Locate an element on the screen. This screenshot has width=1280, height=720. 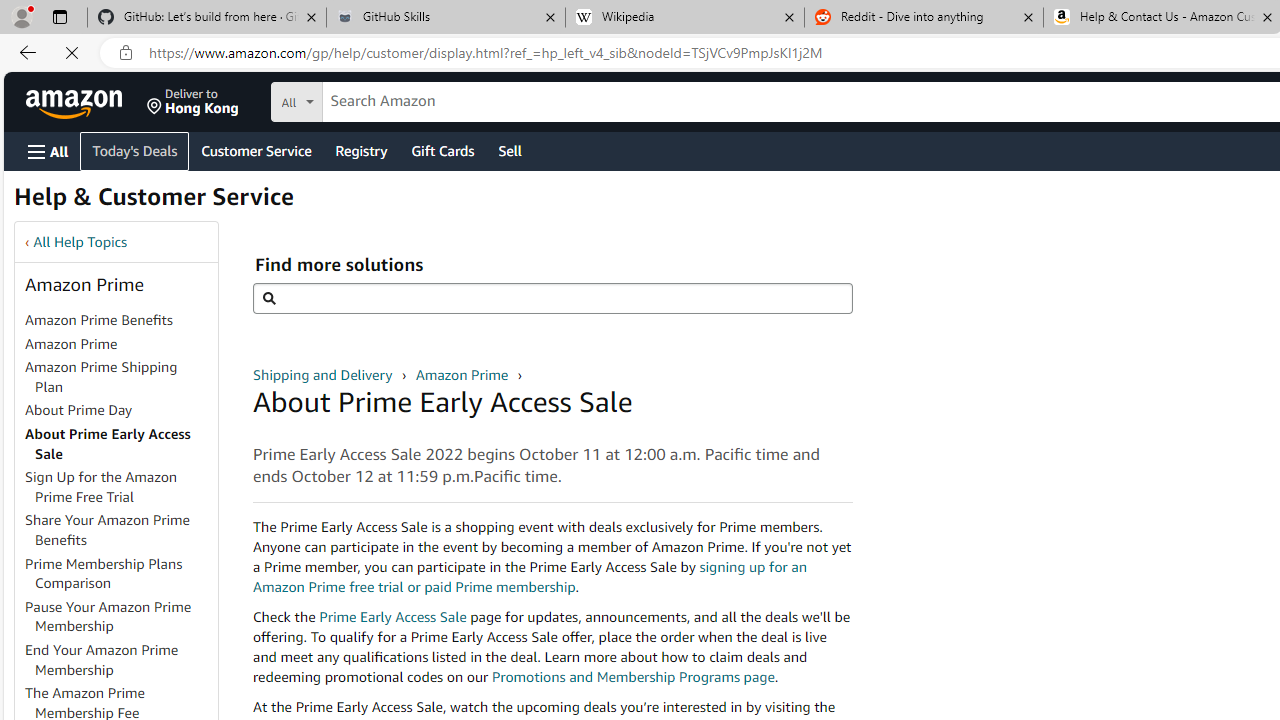
'Registry' is located at coordinates (360, 149).